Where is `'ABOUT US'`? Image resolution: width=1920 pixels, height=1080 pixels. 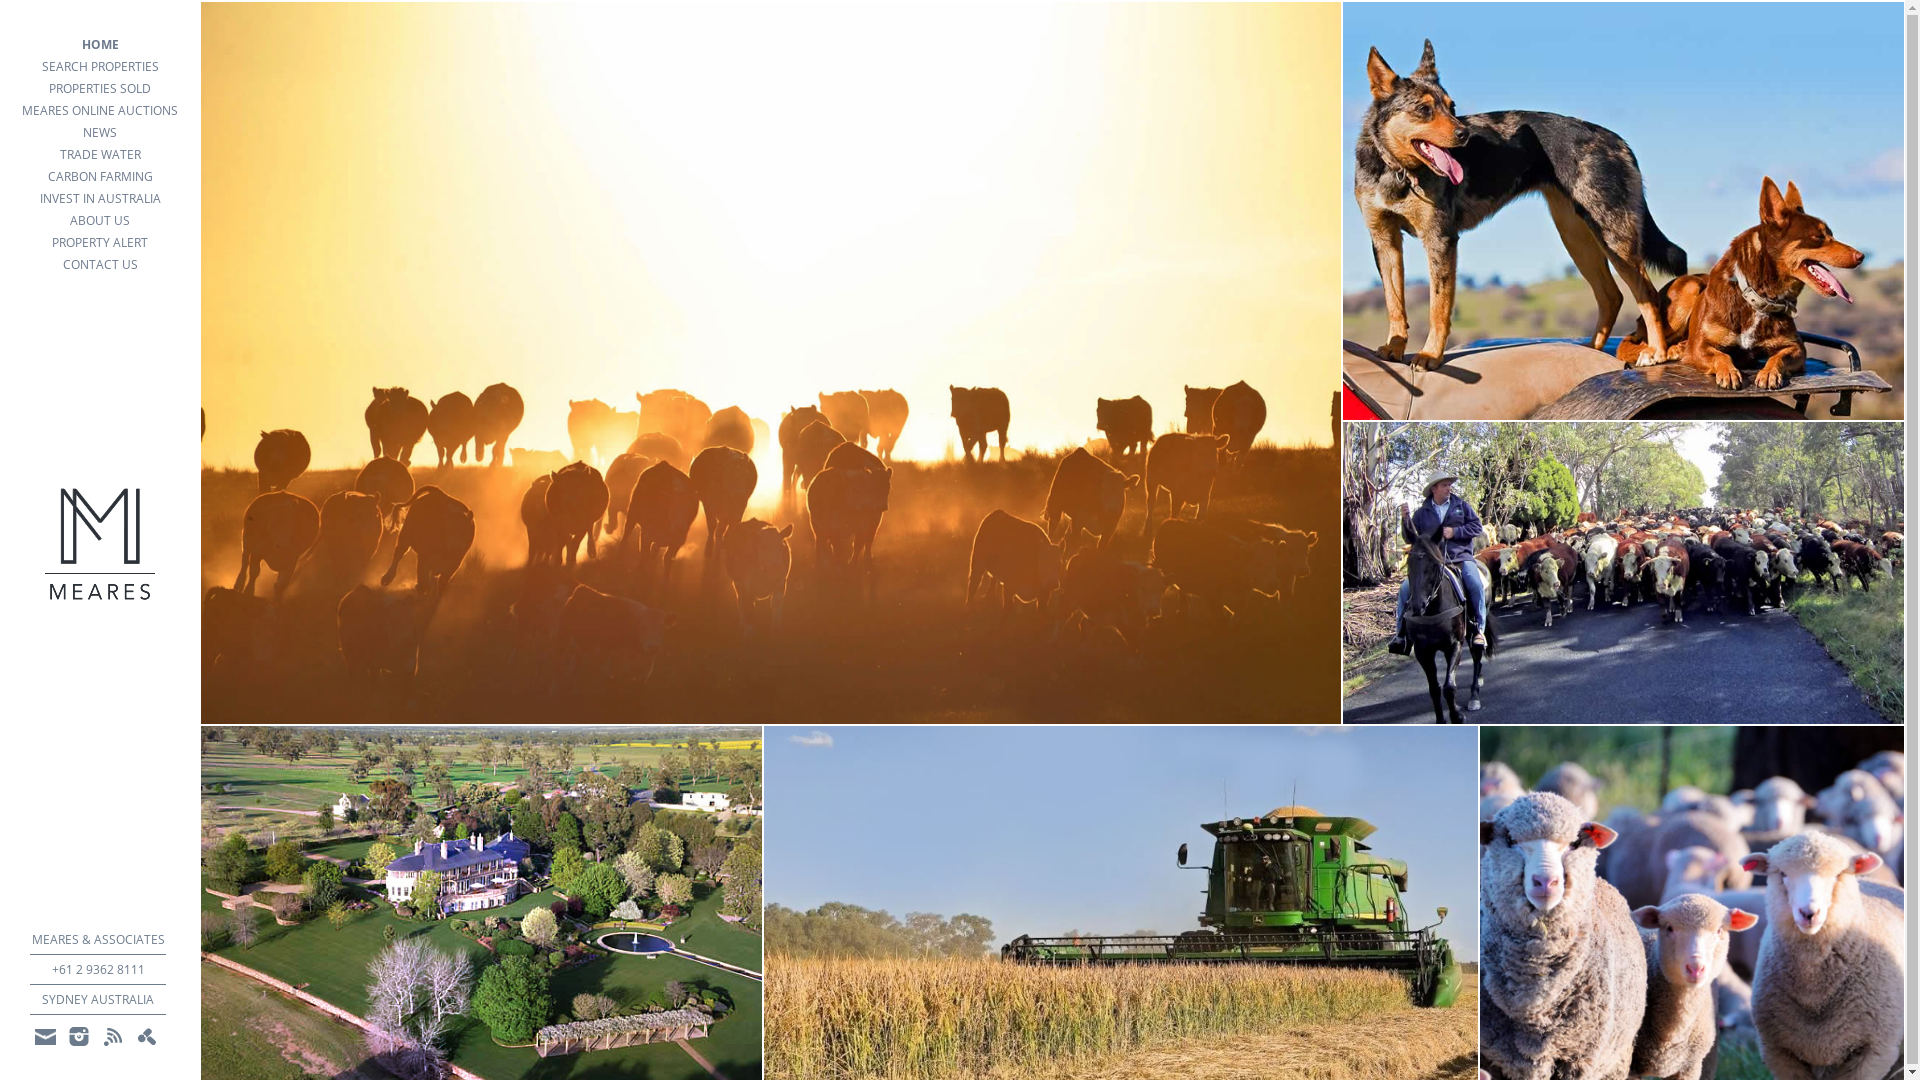
'ABOUT US' is located at coordinates (99, 220).